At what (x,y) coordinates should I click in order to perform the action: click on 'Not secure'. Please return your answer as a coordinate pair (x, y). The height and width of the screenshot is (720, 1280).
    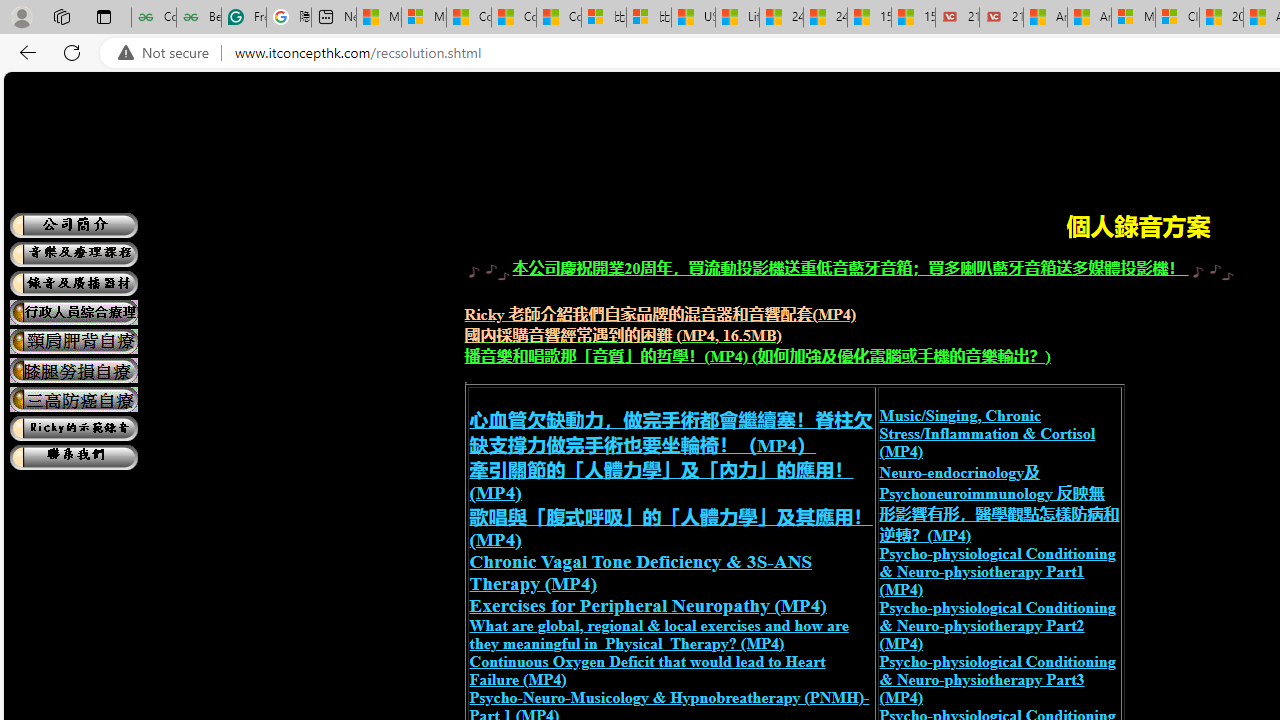
    Looking at the image, I should click on (168, 52).